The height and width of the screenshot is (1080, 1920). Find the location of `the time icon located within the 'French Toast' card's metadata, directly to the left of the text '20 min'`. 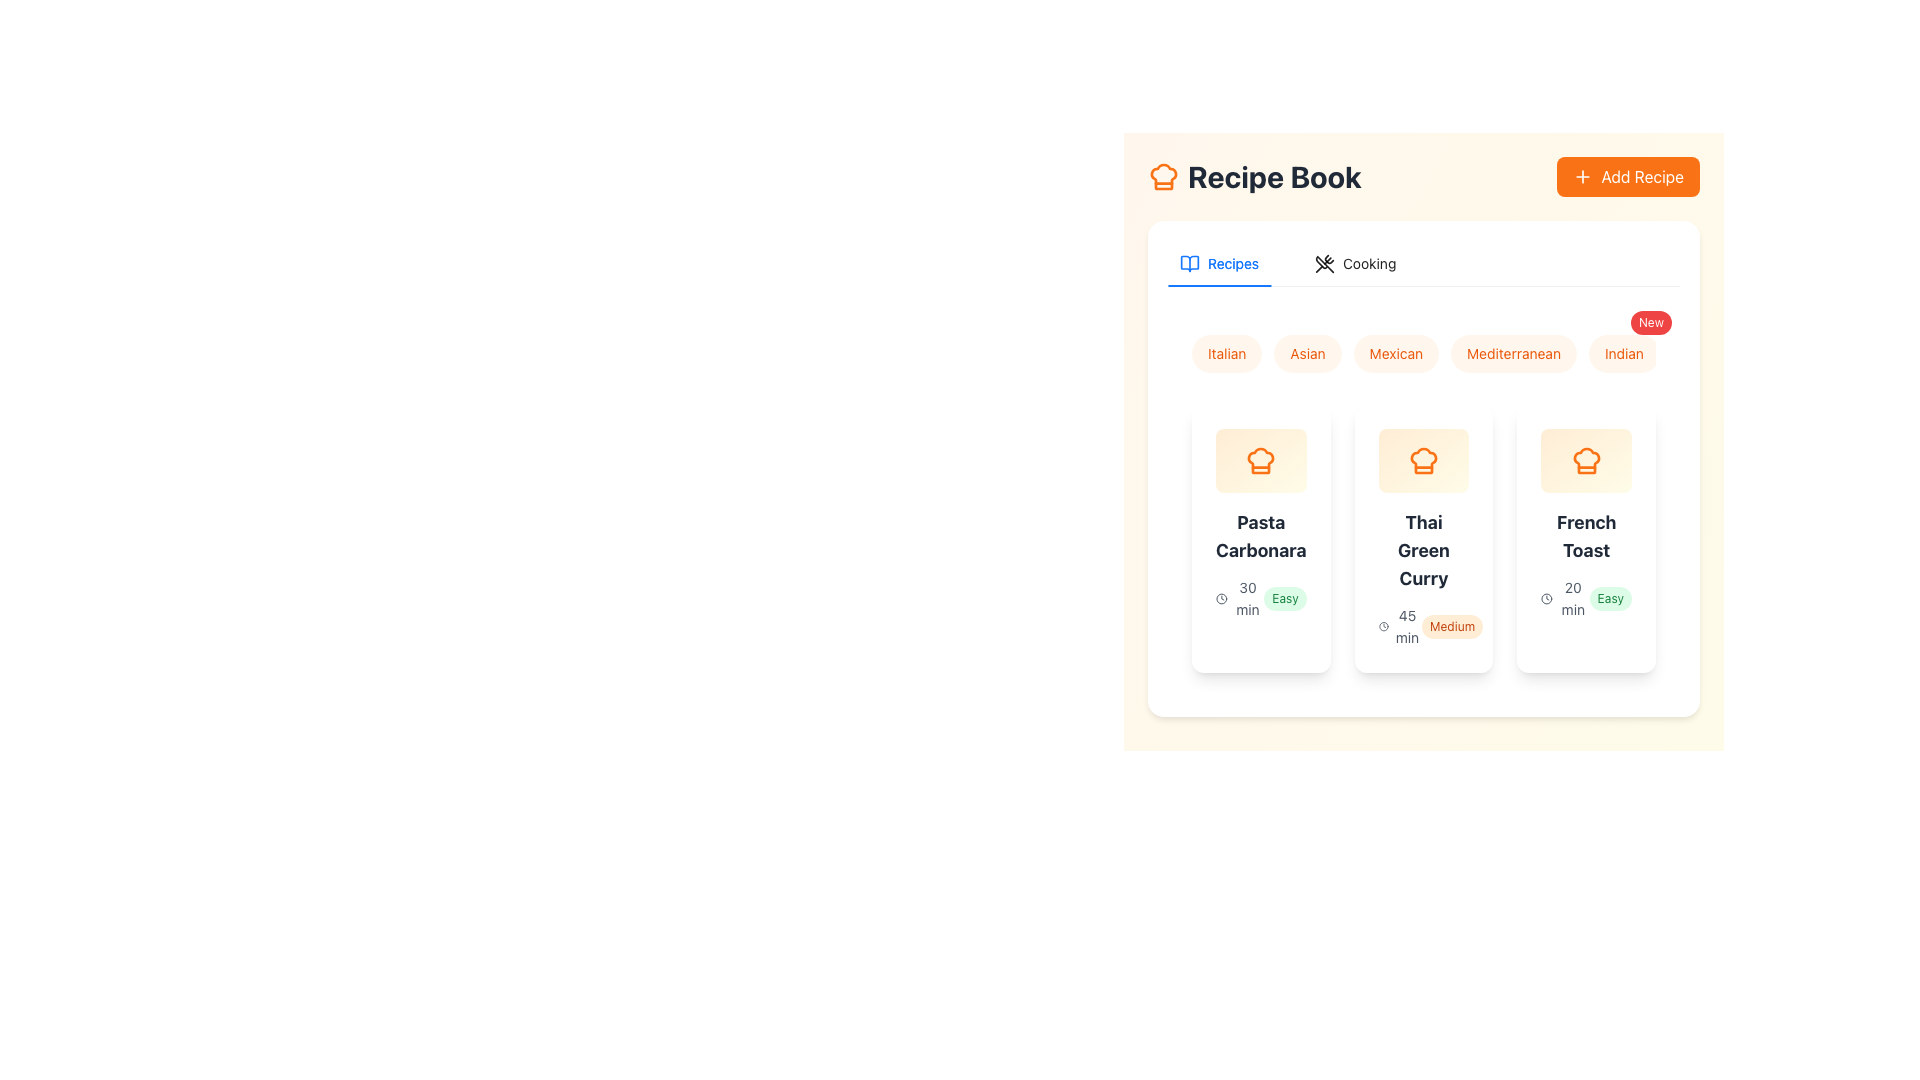

the time icon located within the 'French Toast' card's metadata, directly to the left of the text '20 min' is located at coordinates (1546, 597).